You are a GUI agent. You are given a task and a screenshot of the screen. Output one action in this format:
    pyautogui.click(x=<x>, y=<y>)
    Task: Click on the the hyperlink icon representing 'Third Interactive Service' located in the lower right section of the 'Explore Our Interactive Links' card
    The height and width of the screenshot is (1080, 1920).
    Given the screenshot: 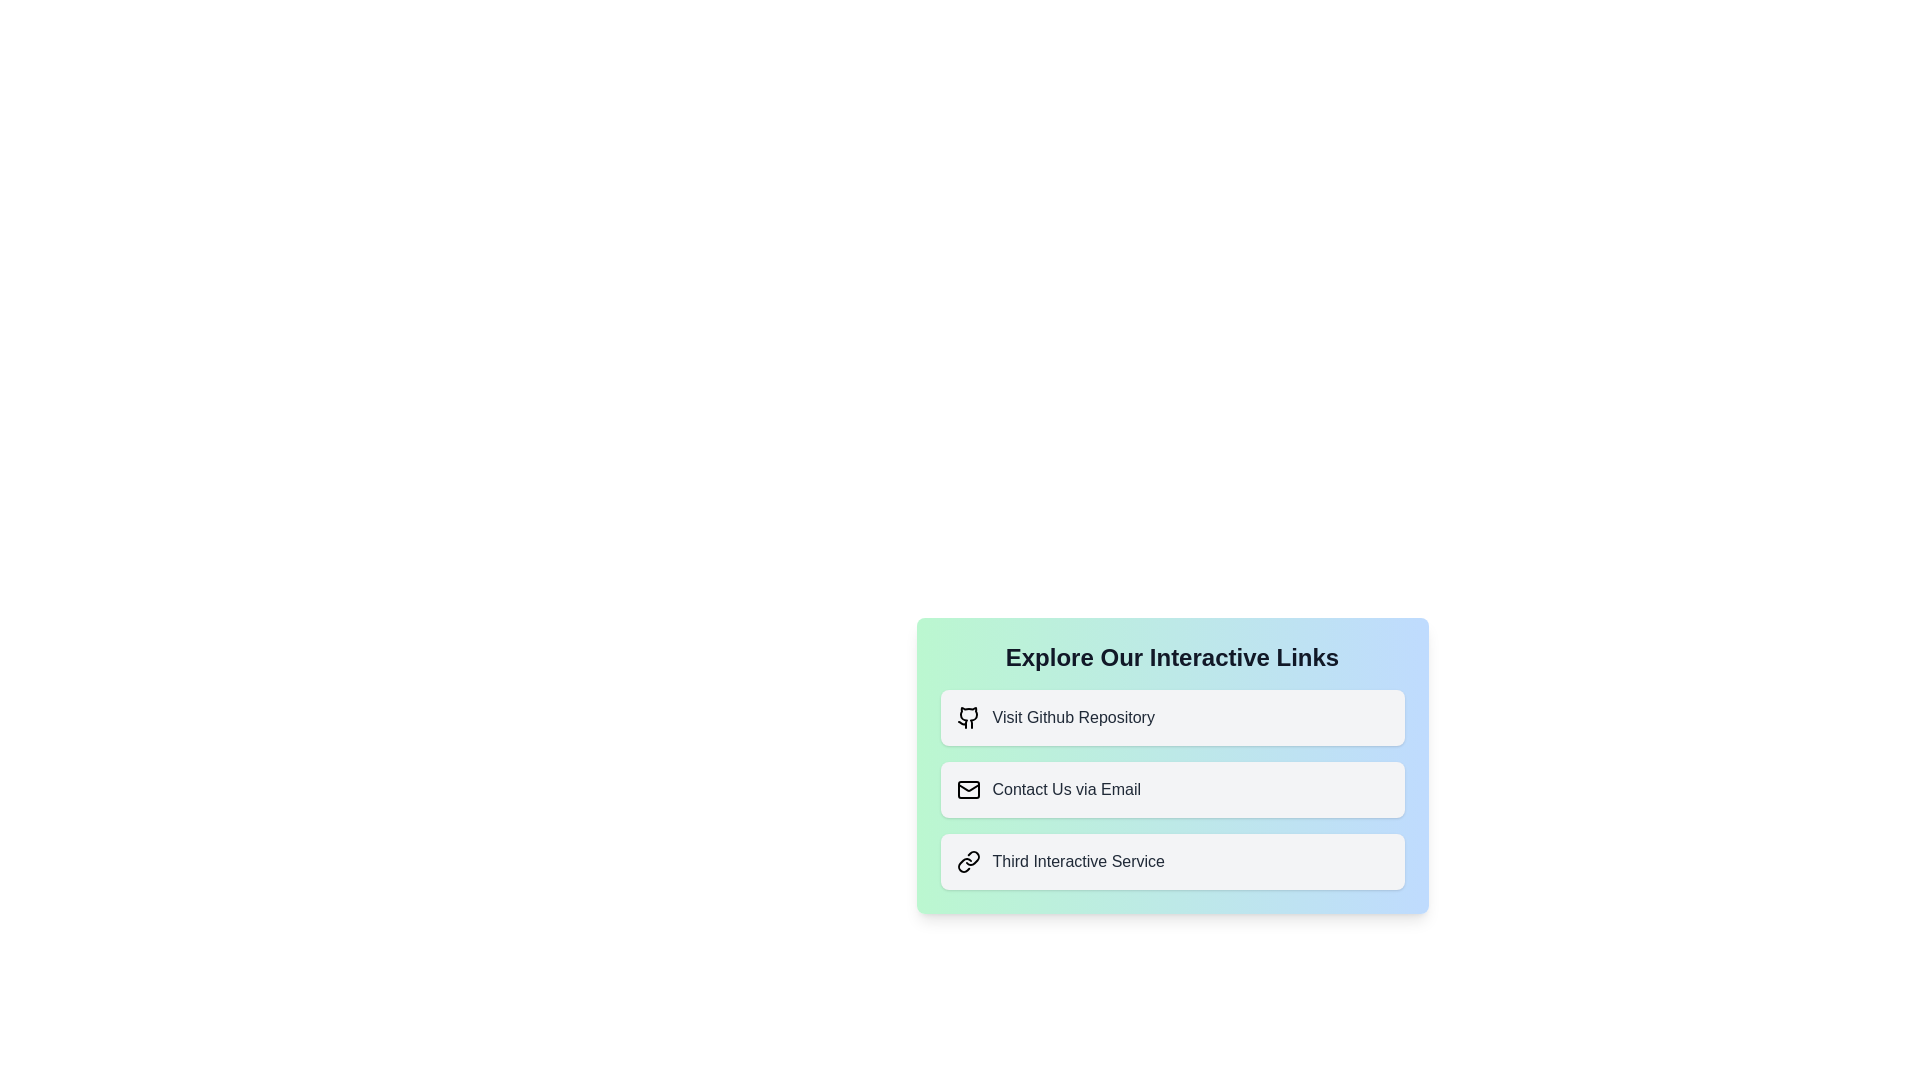 What is the action you would take?
    pyautogui.click(x=968, y=860)
    